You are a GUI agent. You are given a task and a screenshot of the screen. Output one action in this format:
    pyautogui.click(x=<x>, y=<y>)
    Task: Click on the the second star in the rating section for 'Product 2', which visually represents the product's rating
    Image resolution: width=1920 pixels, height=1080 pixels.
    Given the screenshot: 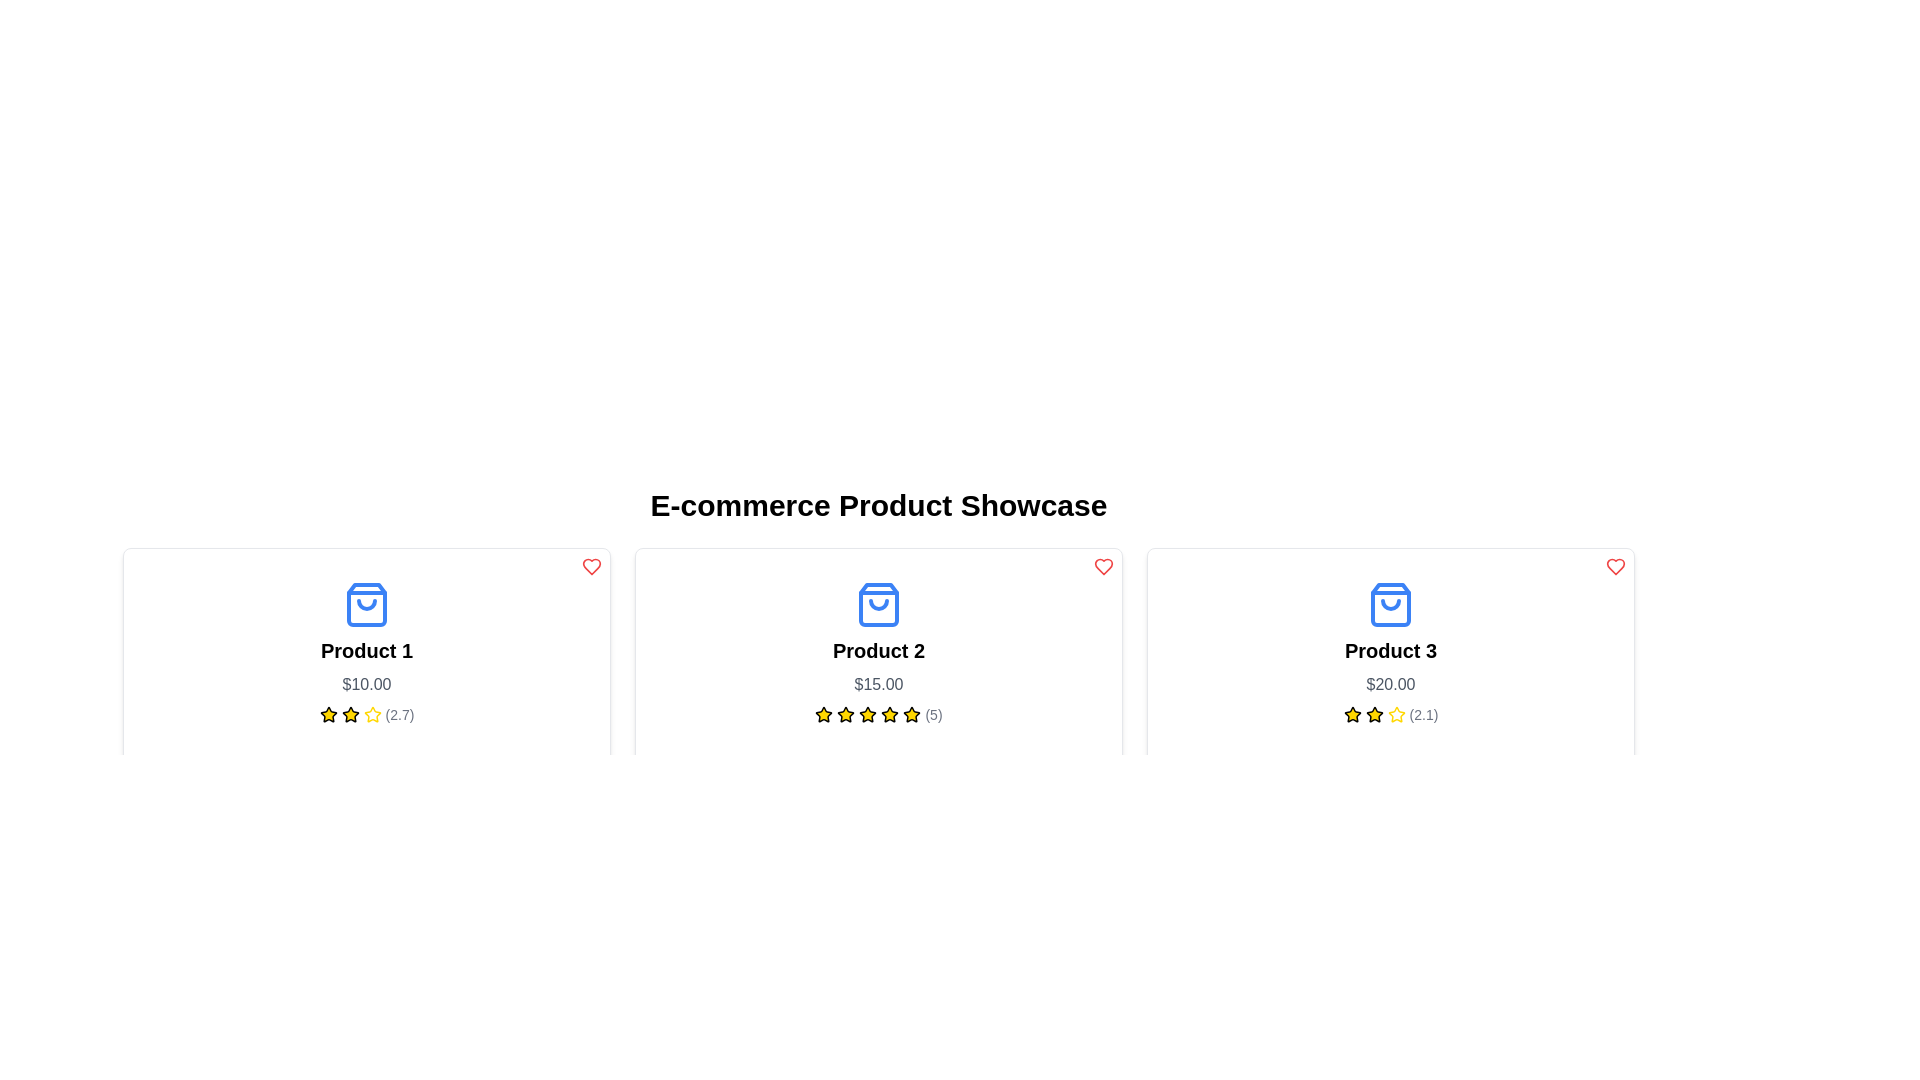 What is the action you would take?
    pyautogui.click(x=824, y=713)
    